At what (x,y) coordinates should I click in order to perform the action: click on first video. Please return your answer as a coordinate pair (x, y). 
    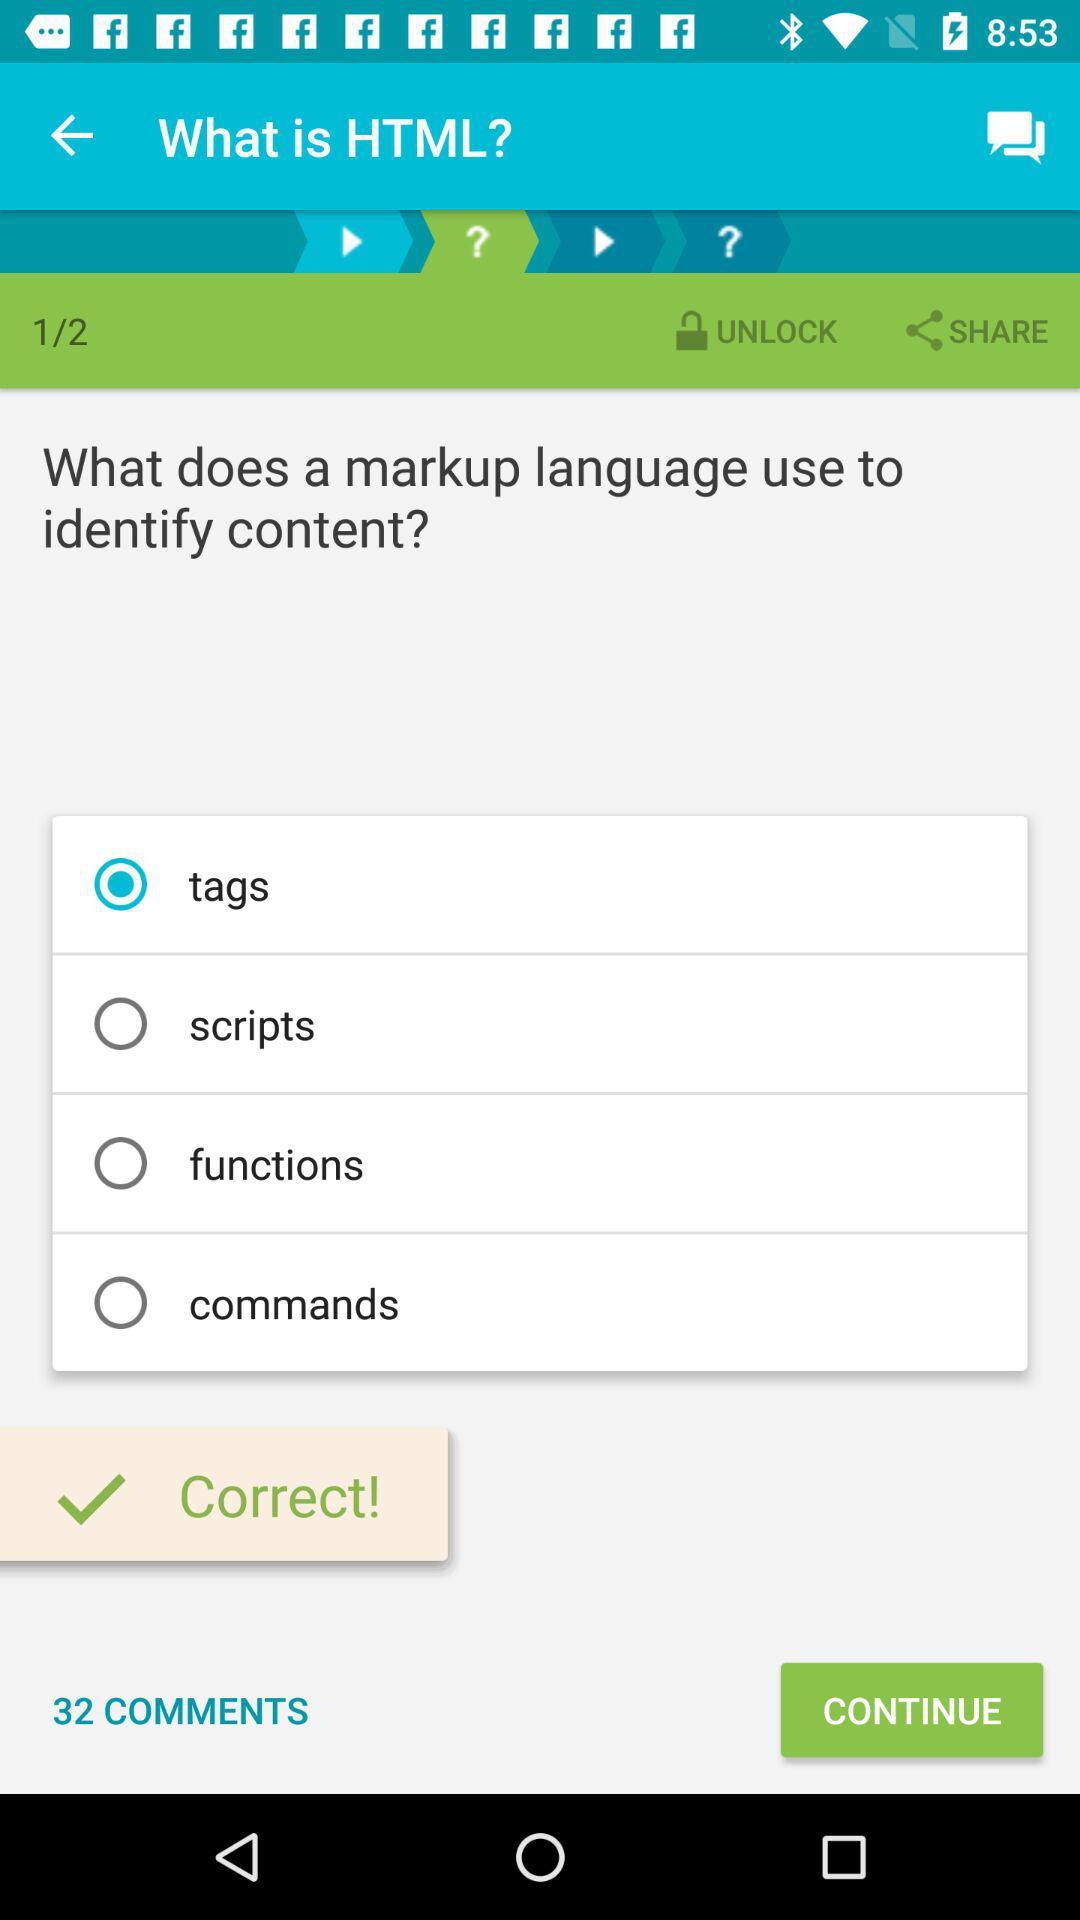
    Looking at the image, I should click on (350, 240).